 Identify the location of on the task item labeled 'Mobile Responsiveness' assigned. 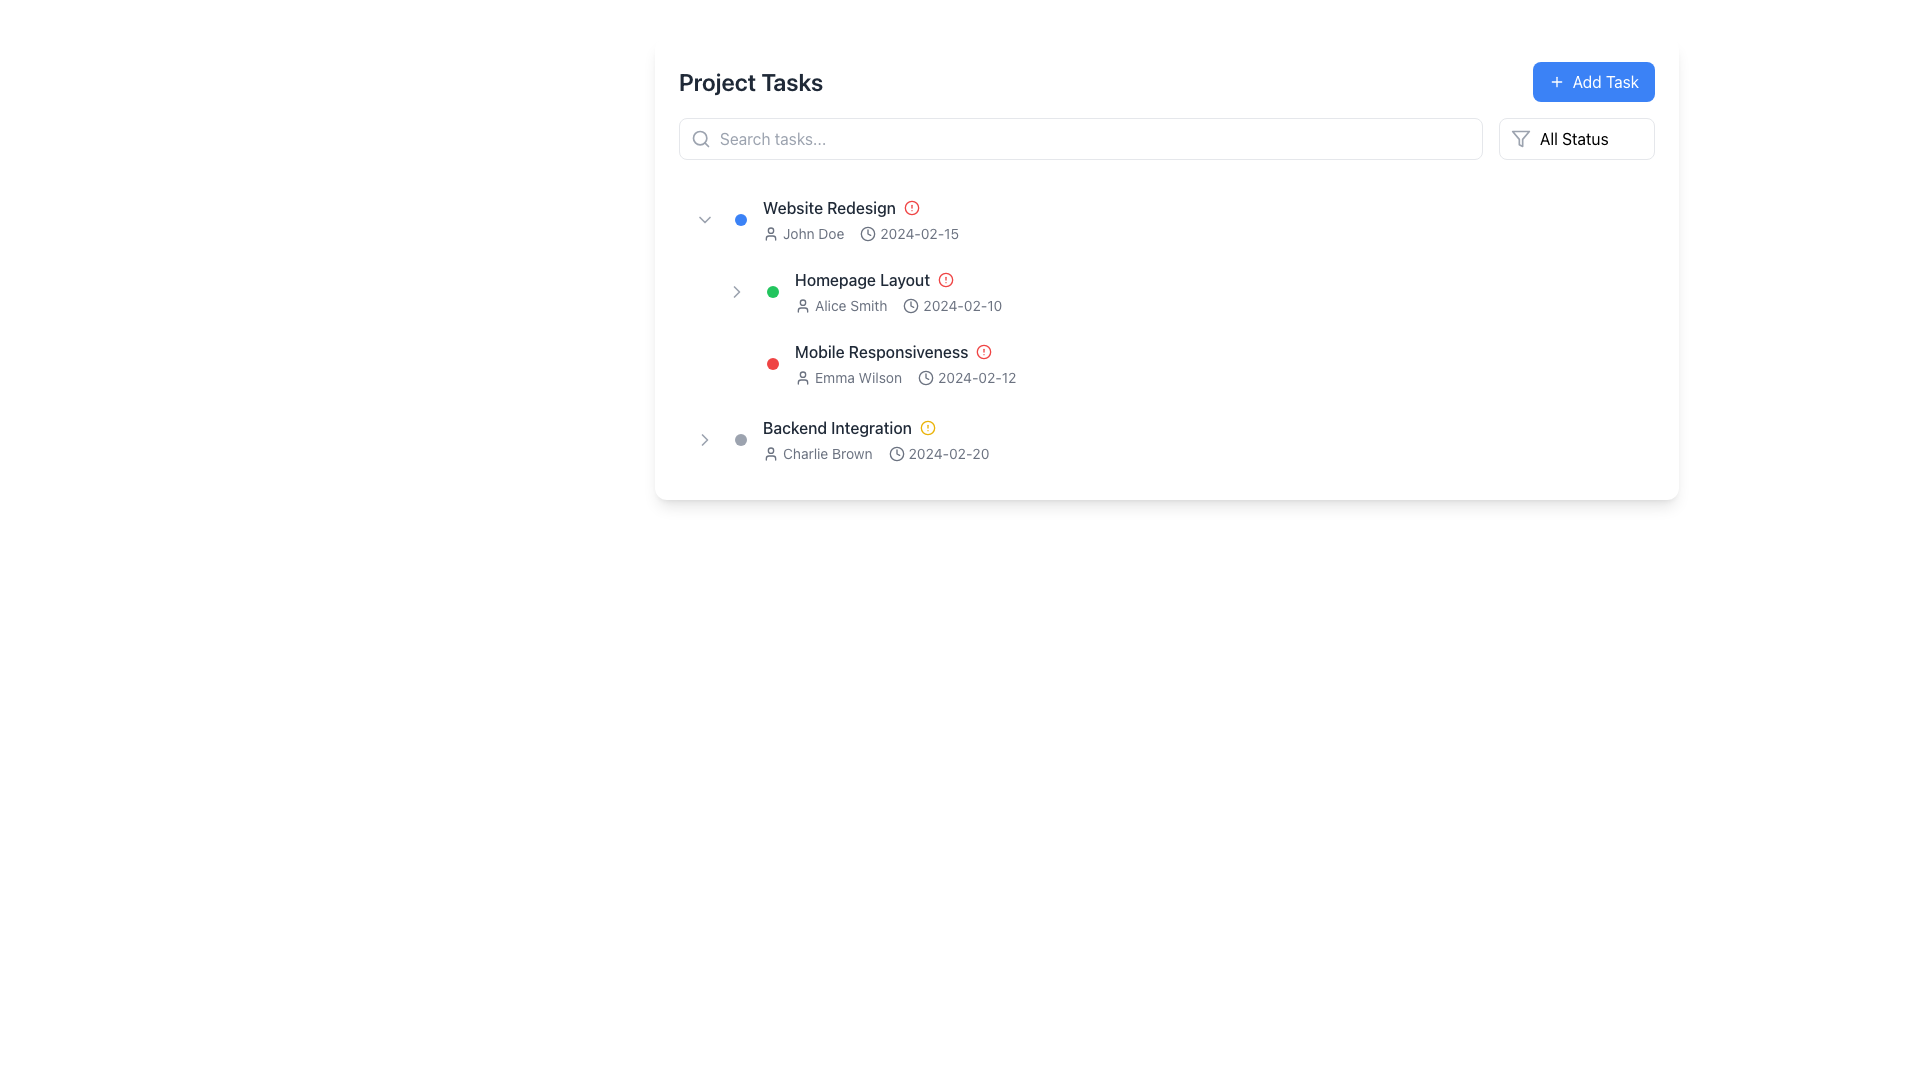
(1218, 363).